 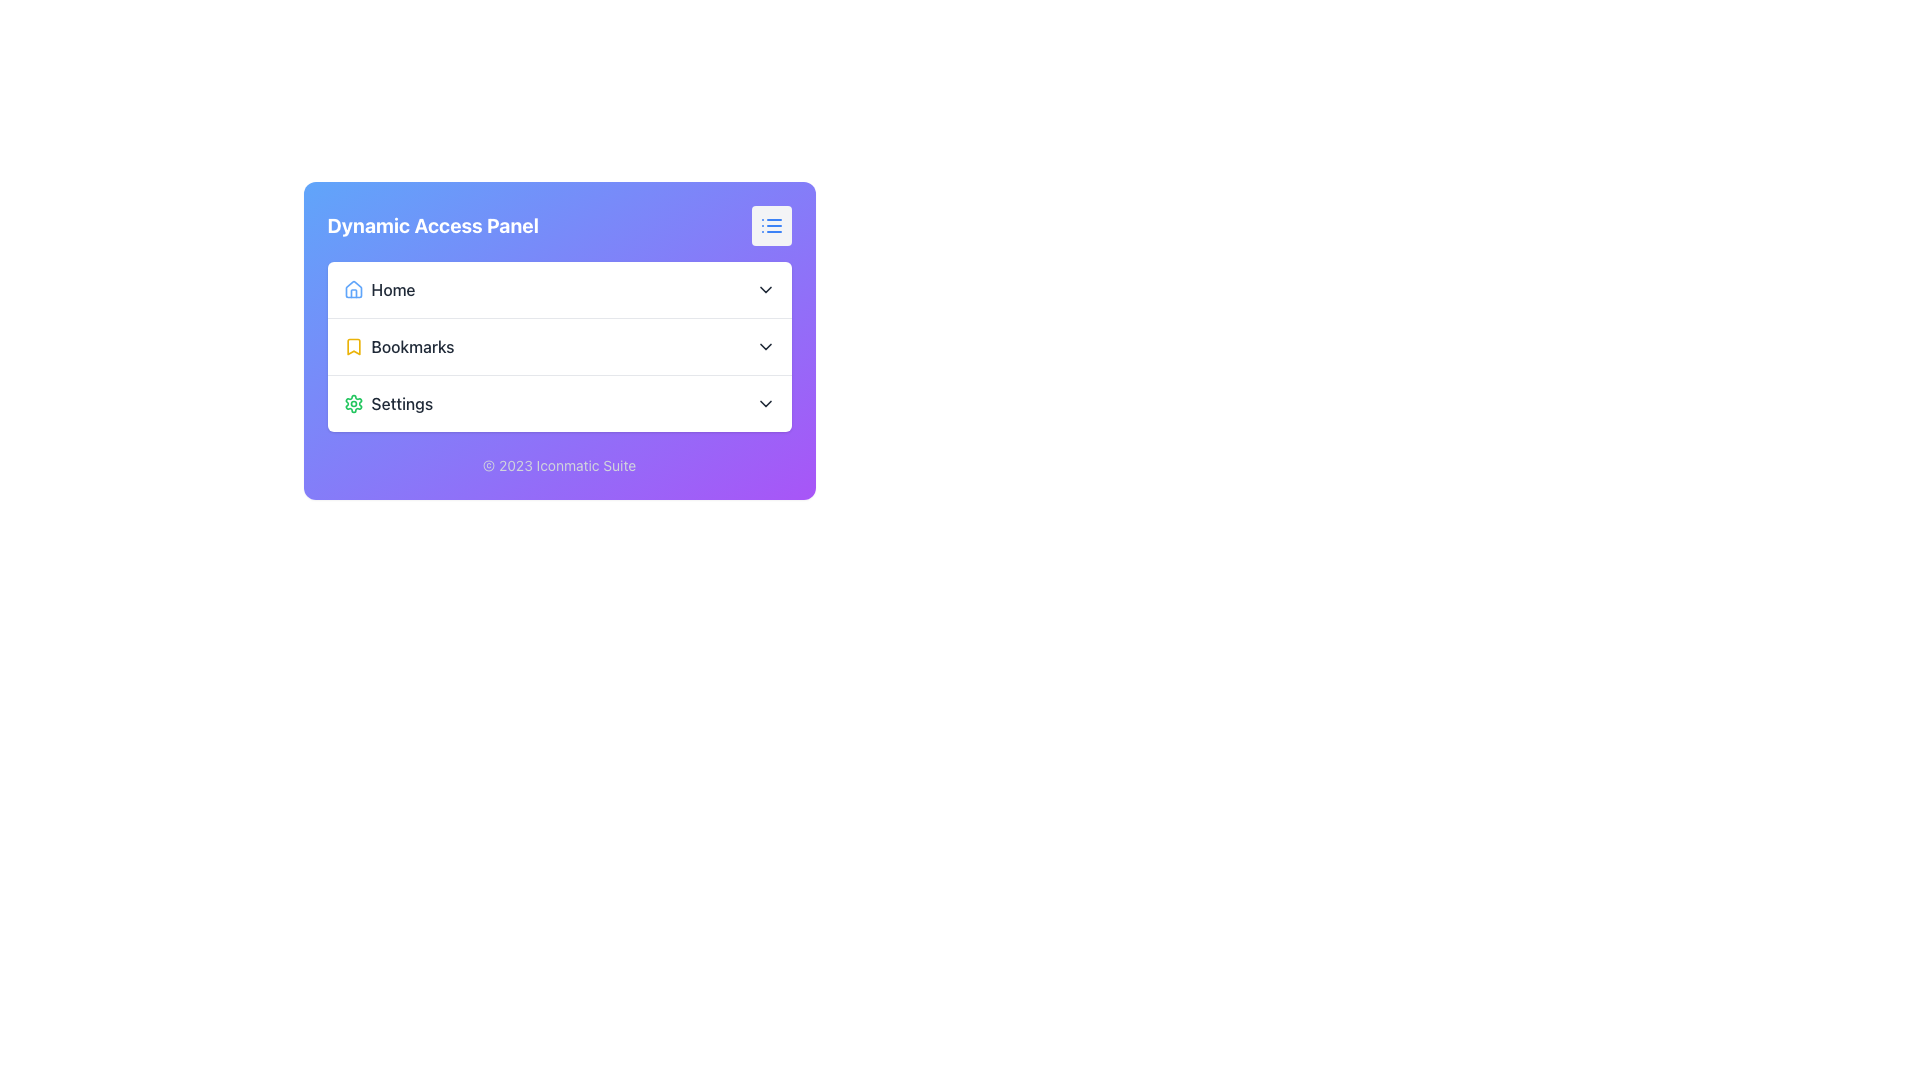 I want to click on the menu button located in the top-right corner of the 'Dynamic Access Panel' header, so click(x=770, y=225).